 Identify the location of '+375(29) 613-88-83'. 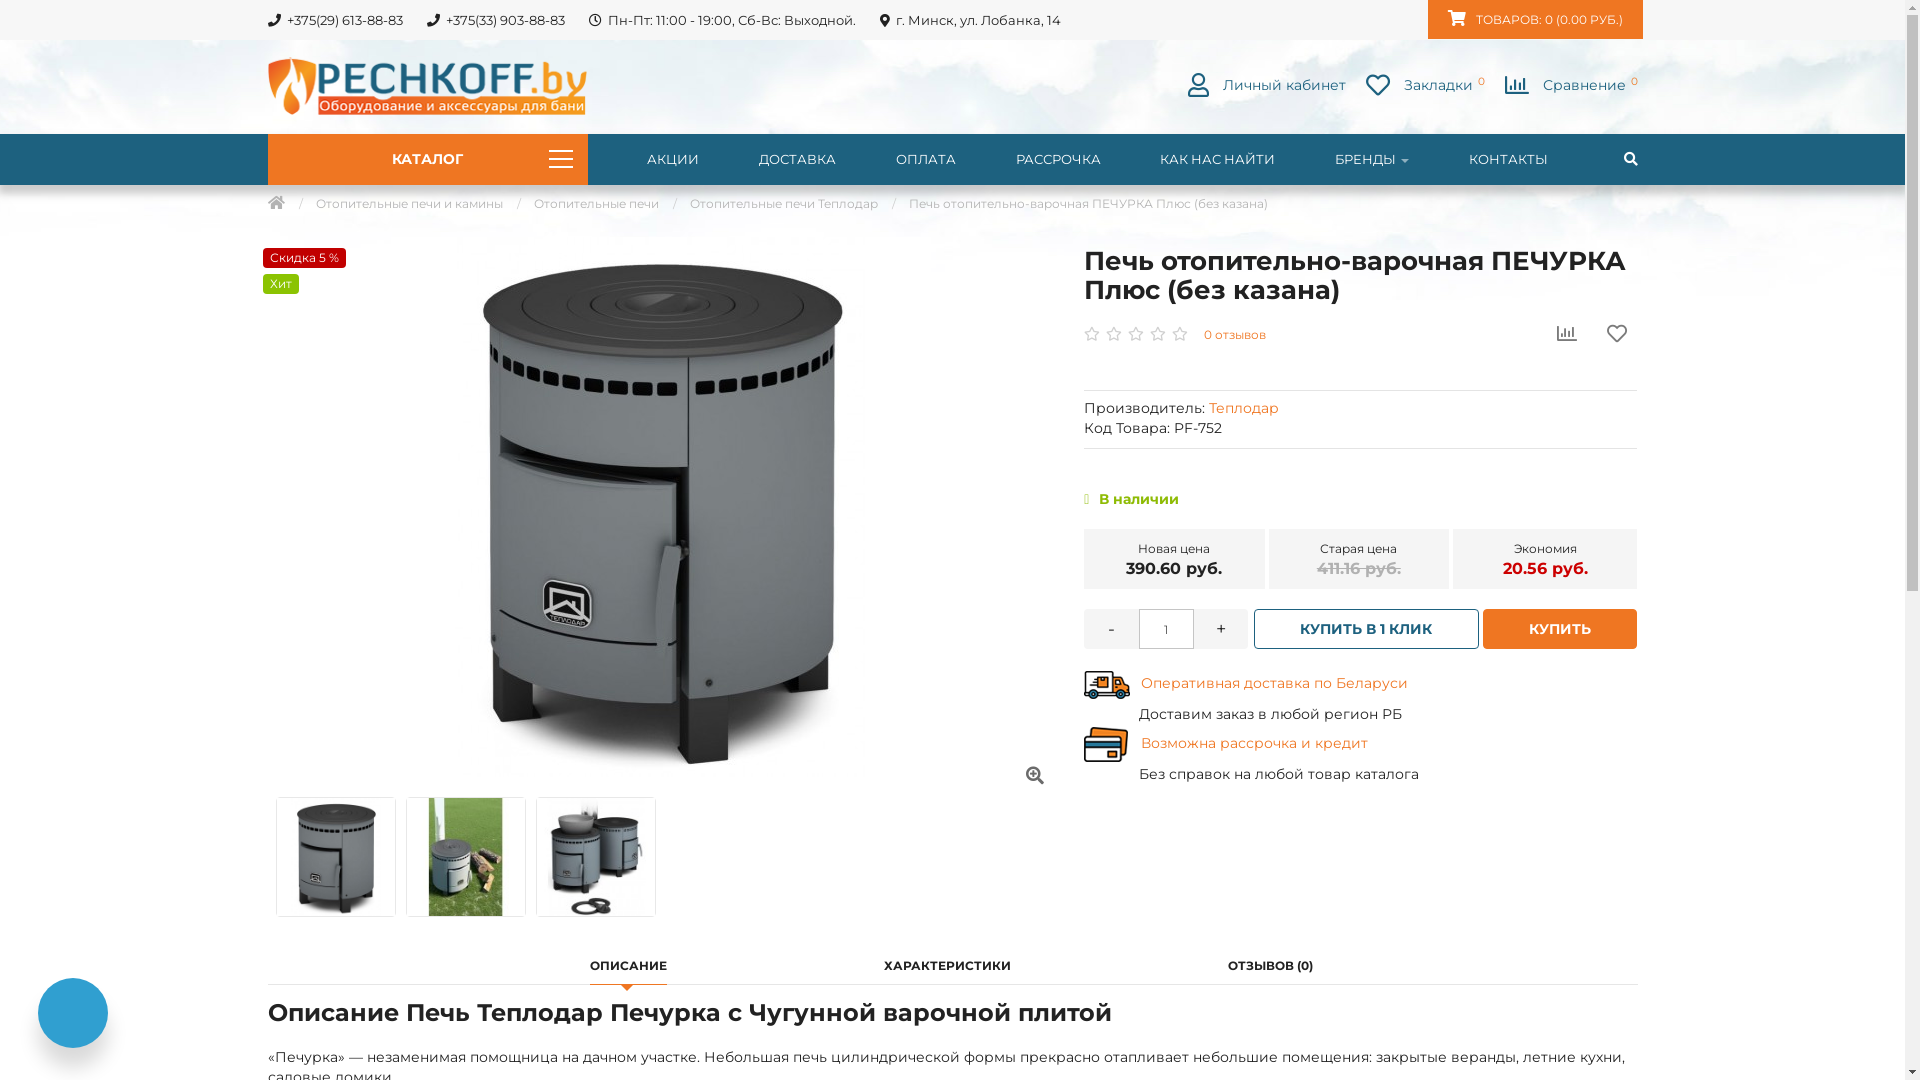
(334, 19).